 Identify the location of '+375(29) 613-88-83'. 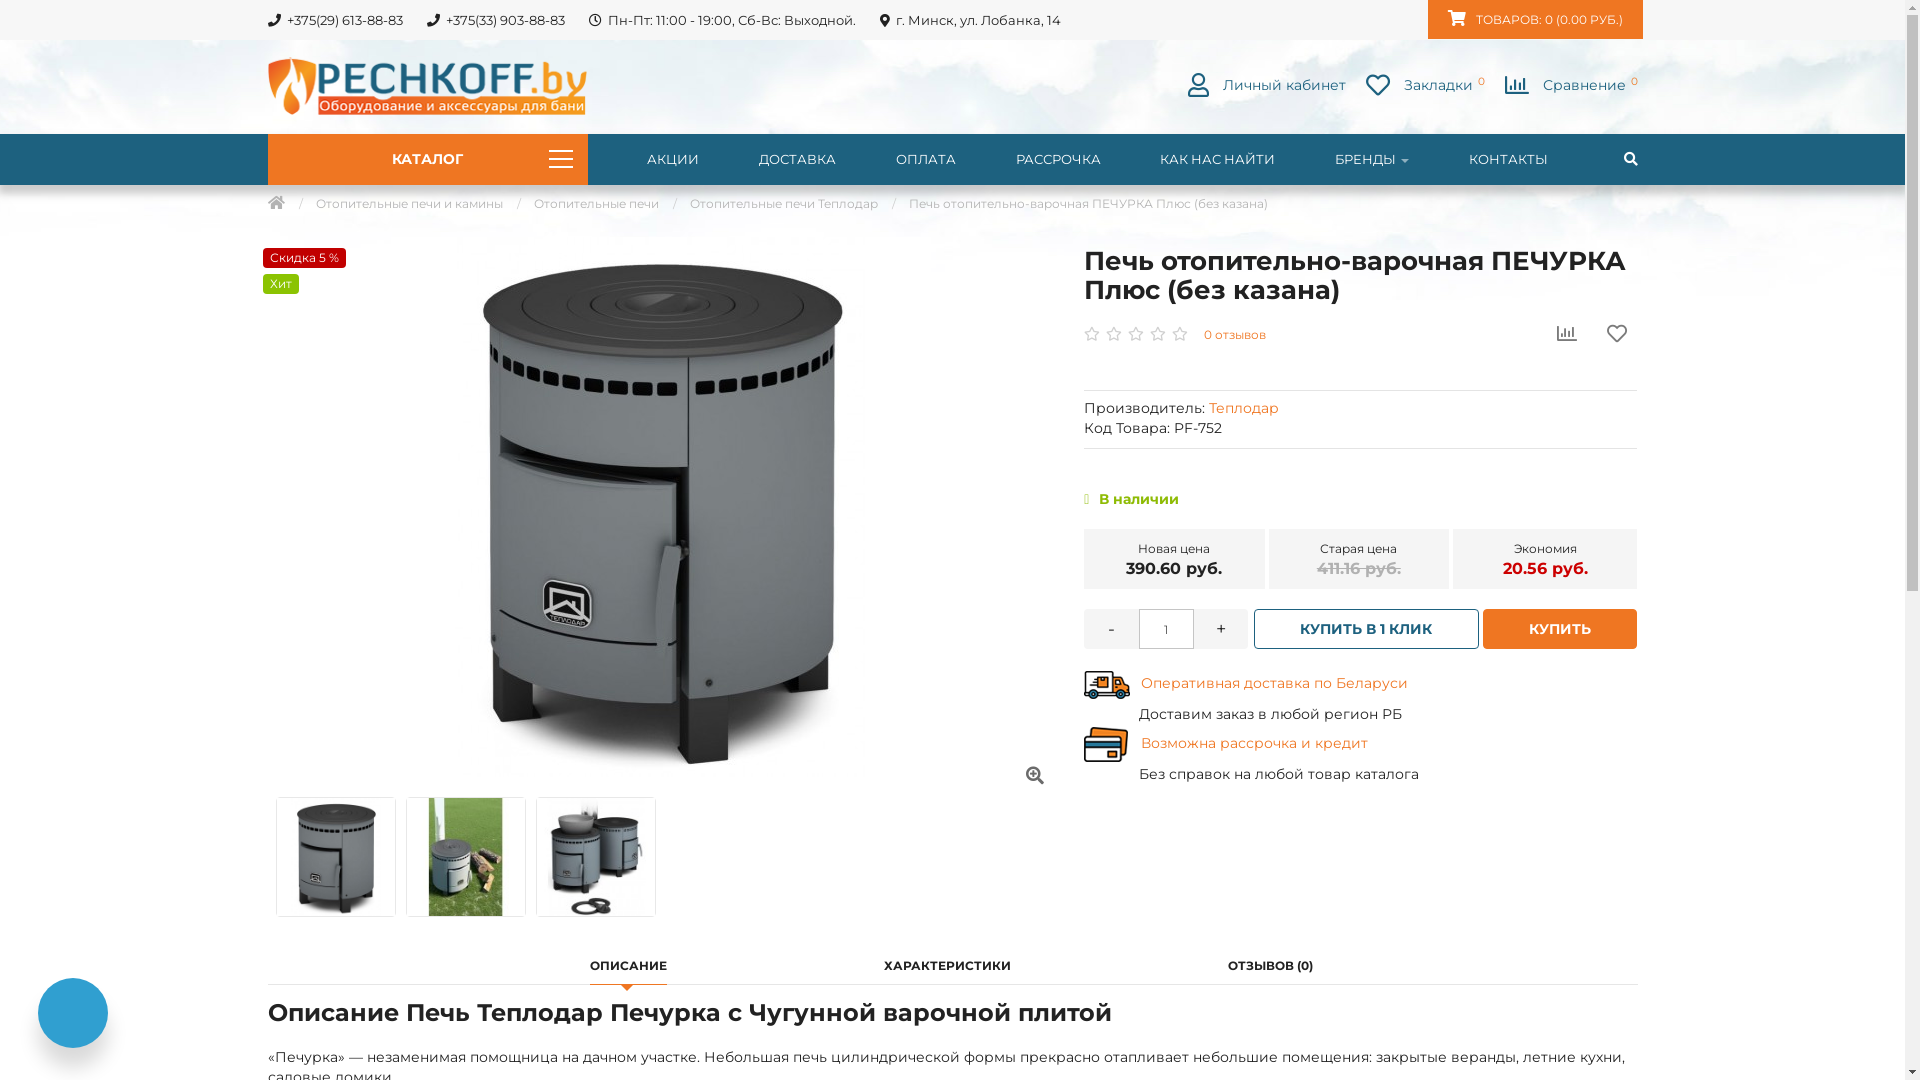
(334, 19).